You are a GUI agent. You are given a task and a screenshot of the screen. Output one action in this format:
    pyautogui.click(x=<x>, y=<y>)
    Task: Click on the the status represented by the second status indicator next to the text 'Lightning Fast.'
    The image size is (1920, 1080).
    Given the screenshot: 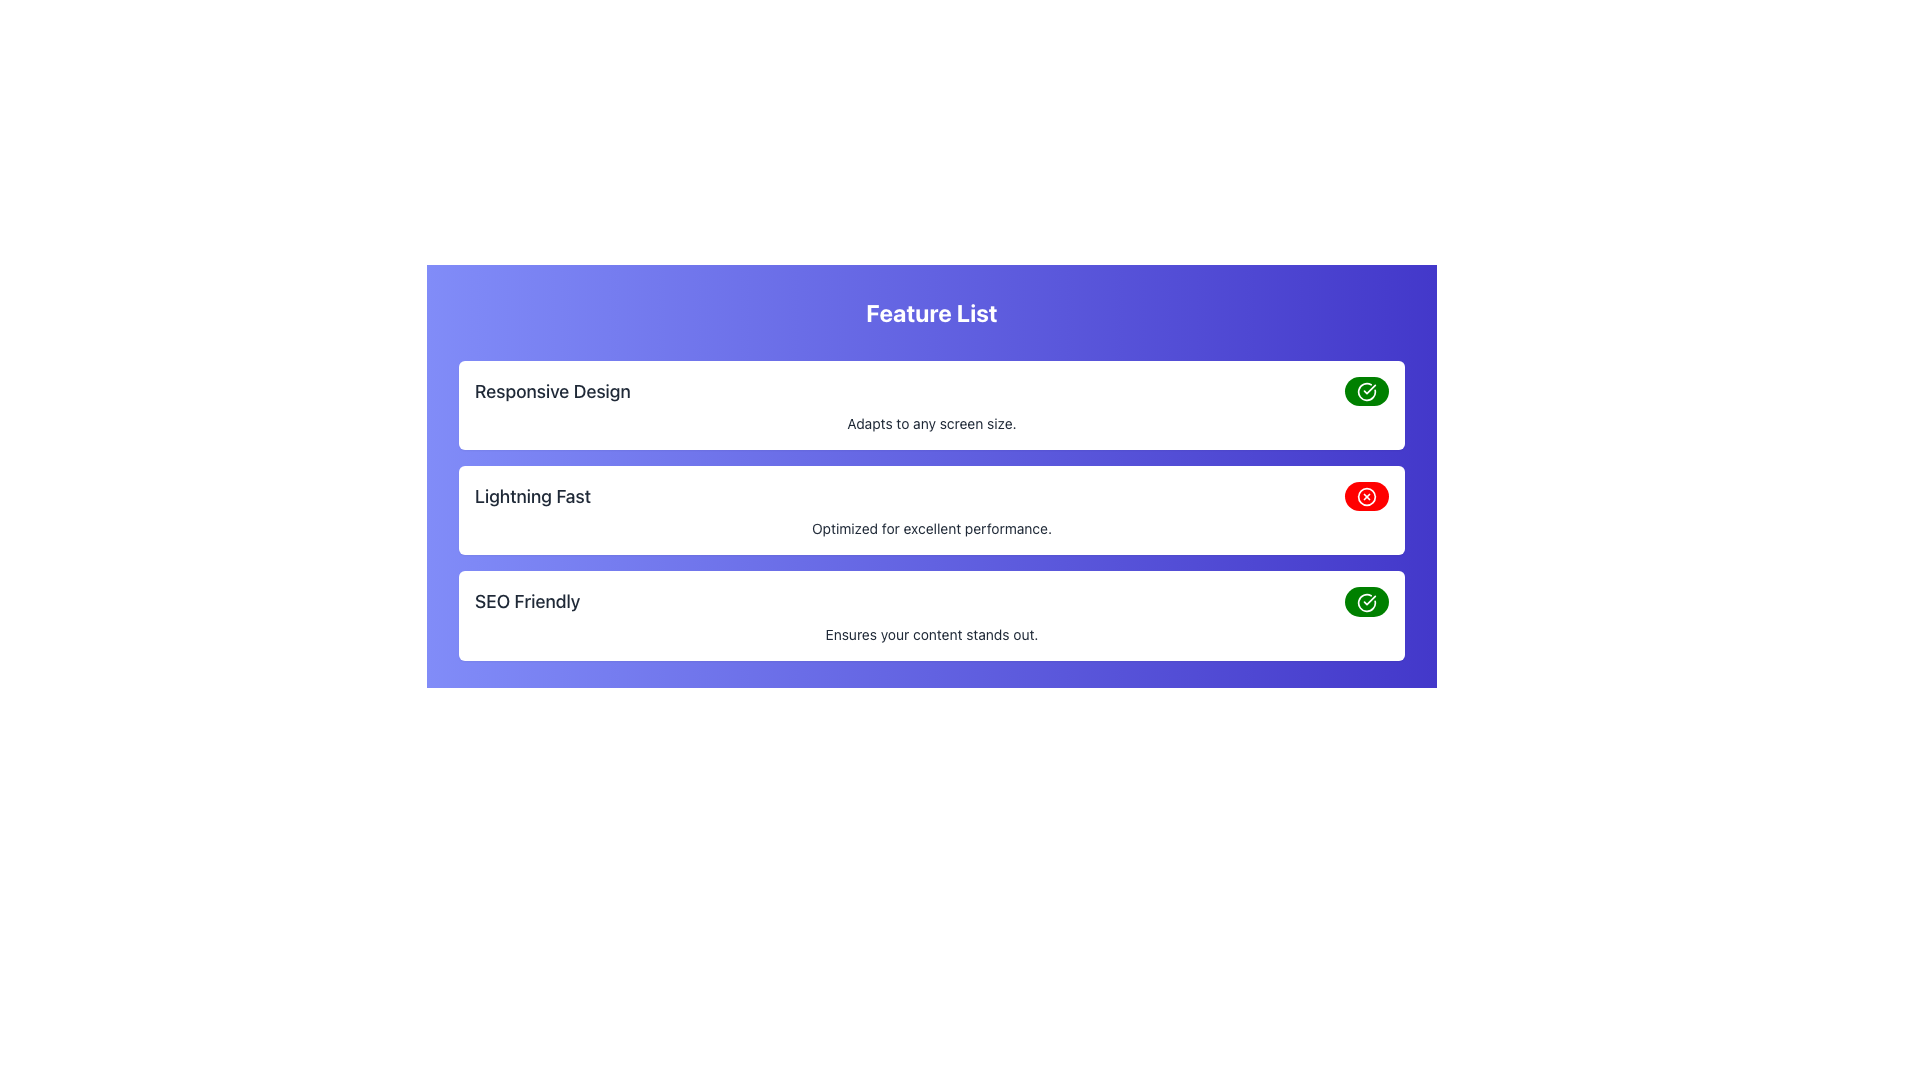 What is the action you would take?
    pyautogui.click(x=1366, y=496)
    